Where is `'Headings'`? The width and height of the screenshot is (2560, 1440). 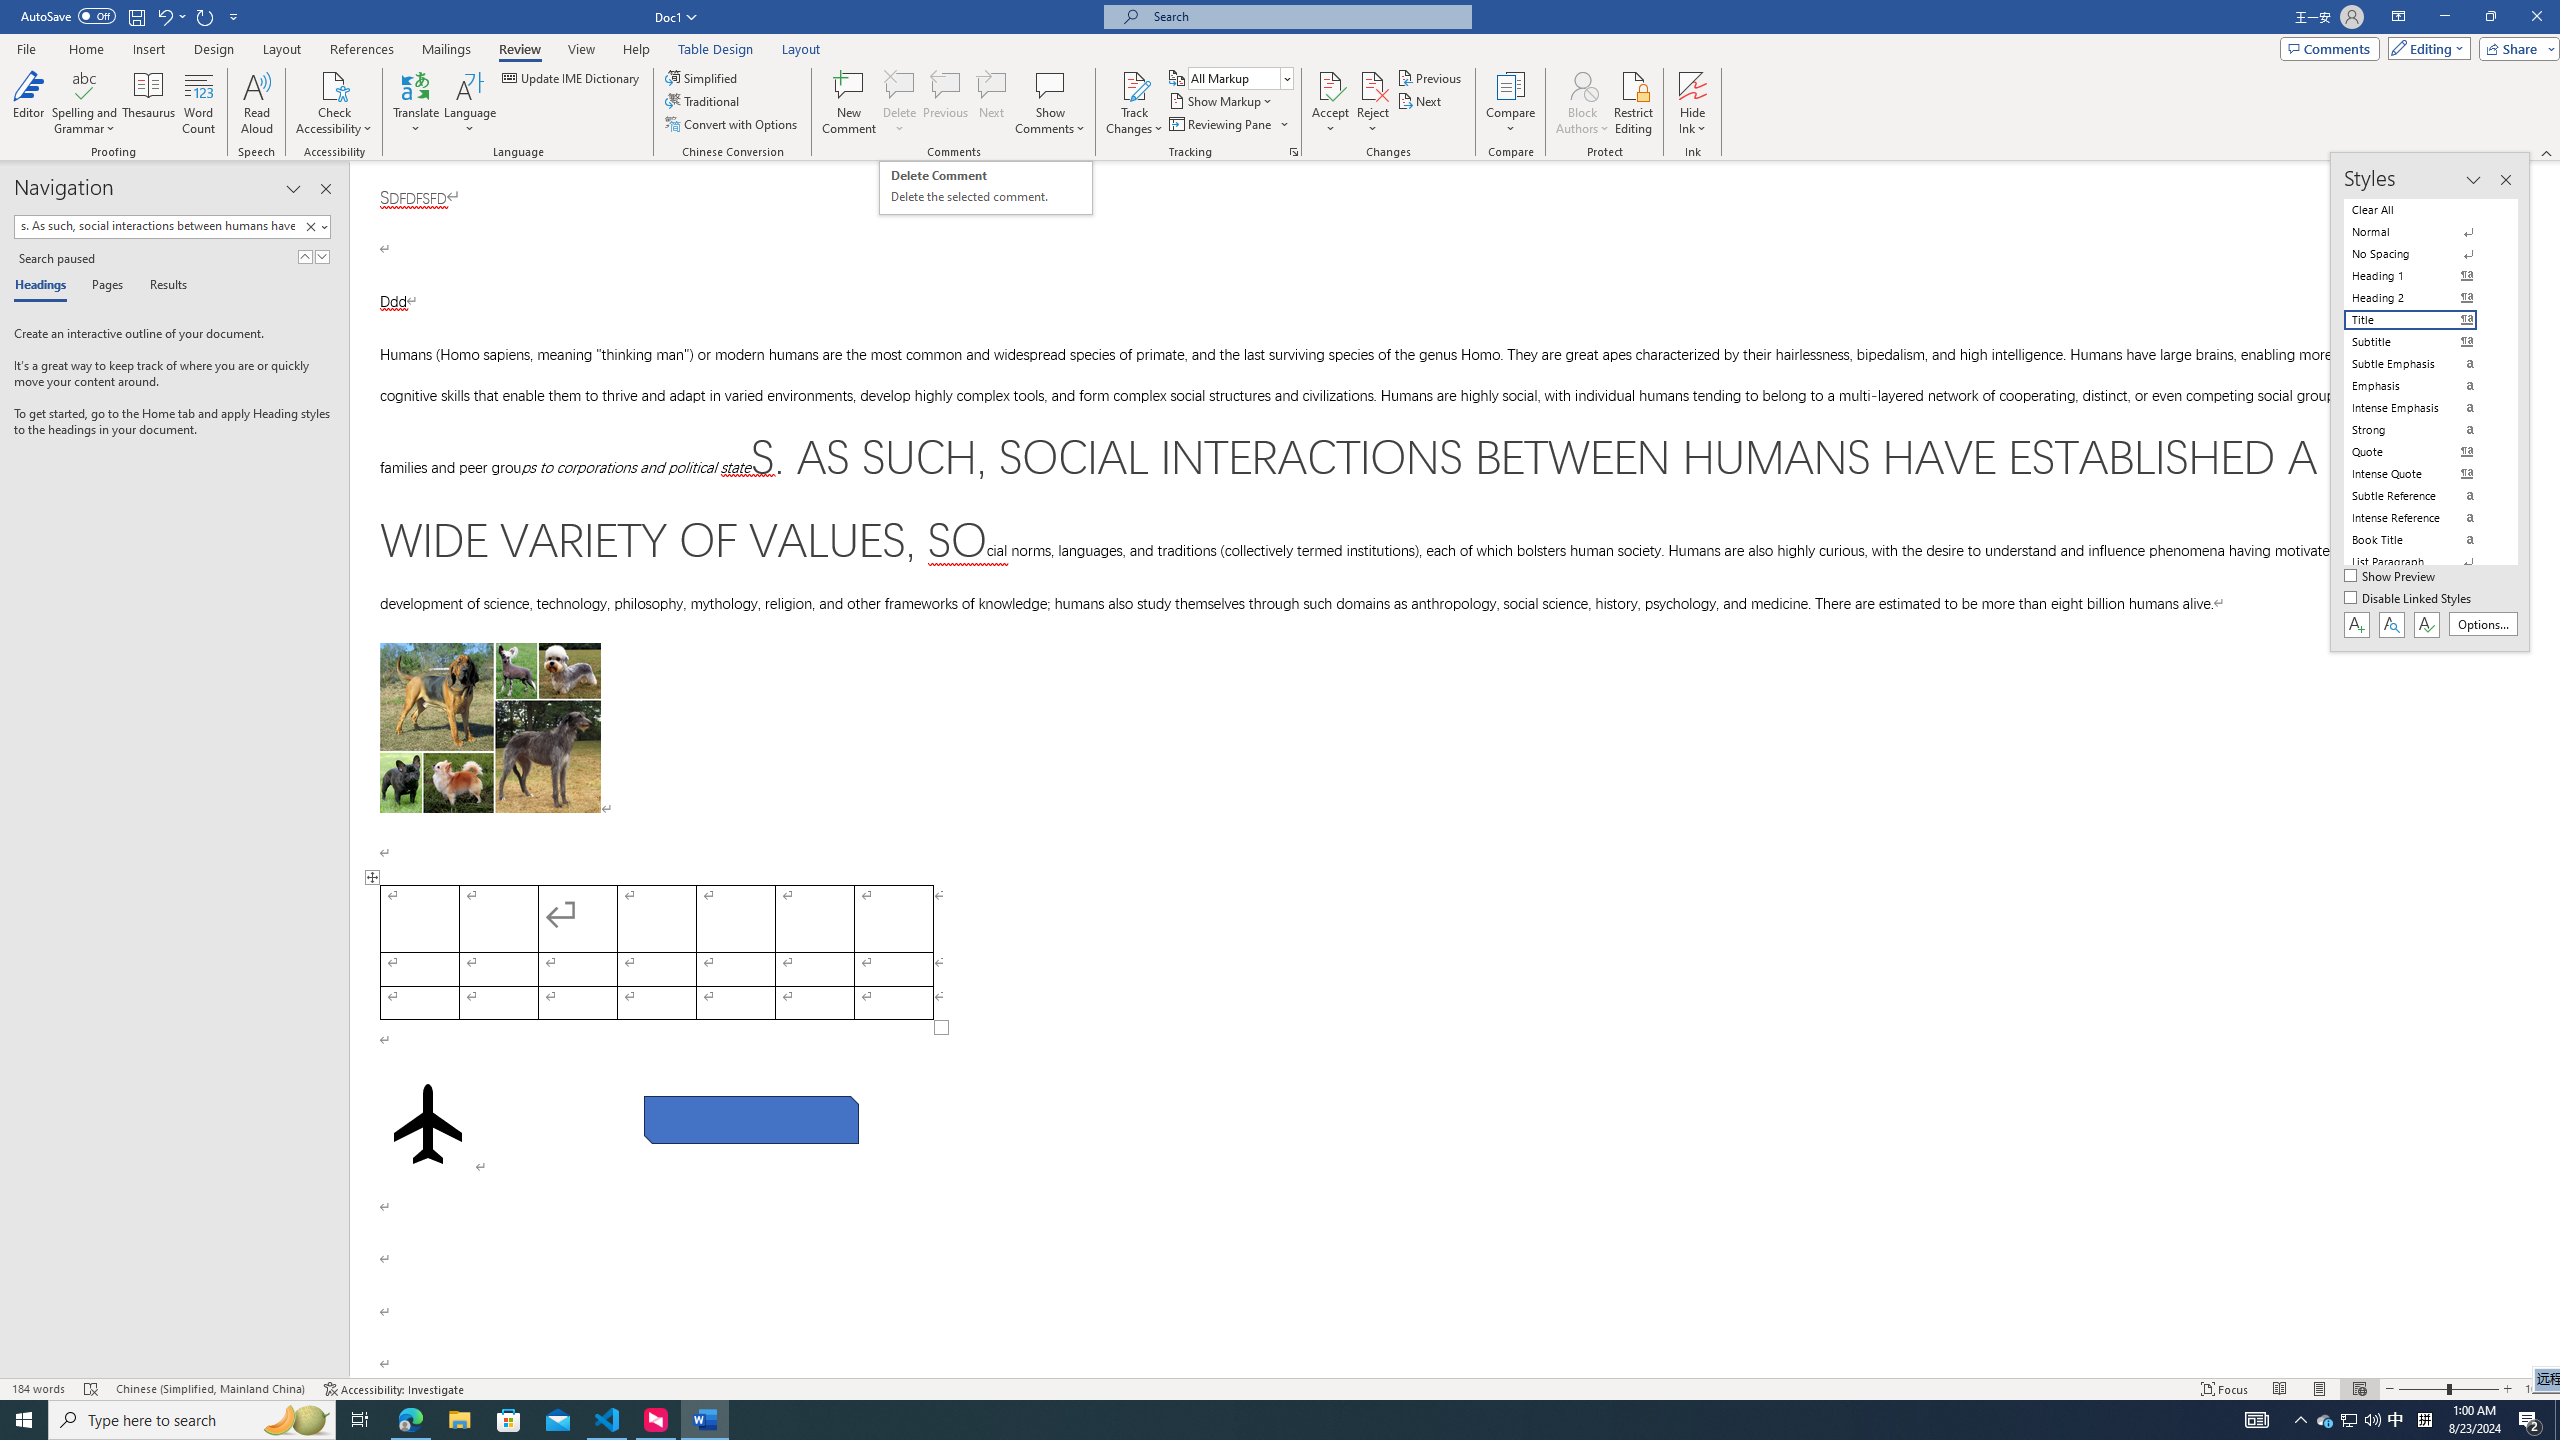 'Headings' is located at coordinates (44, 286).